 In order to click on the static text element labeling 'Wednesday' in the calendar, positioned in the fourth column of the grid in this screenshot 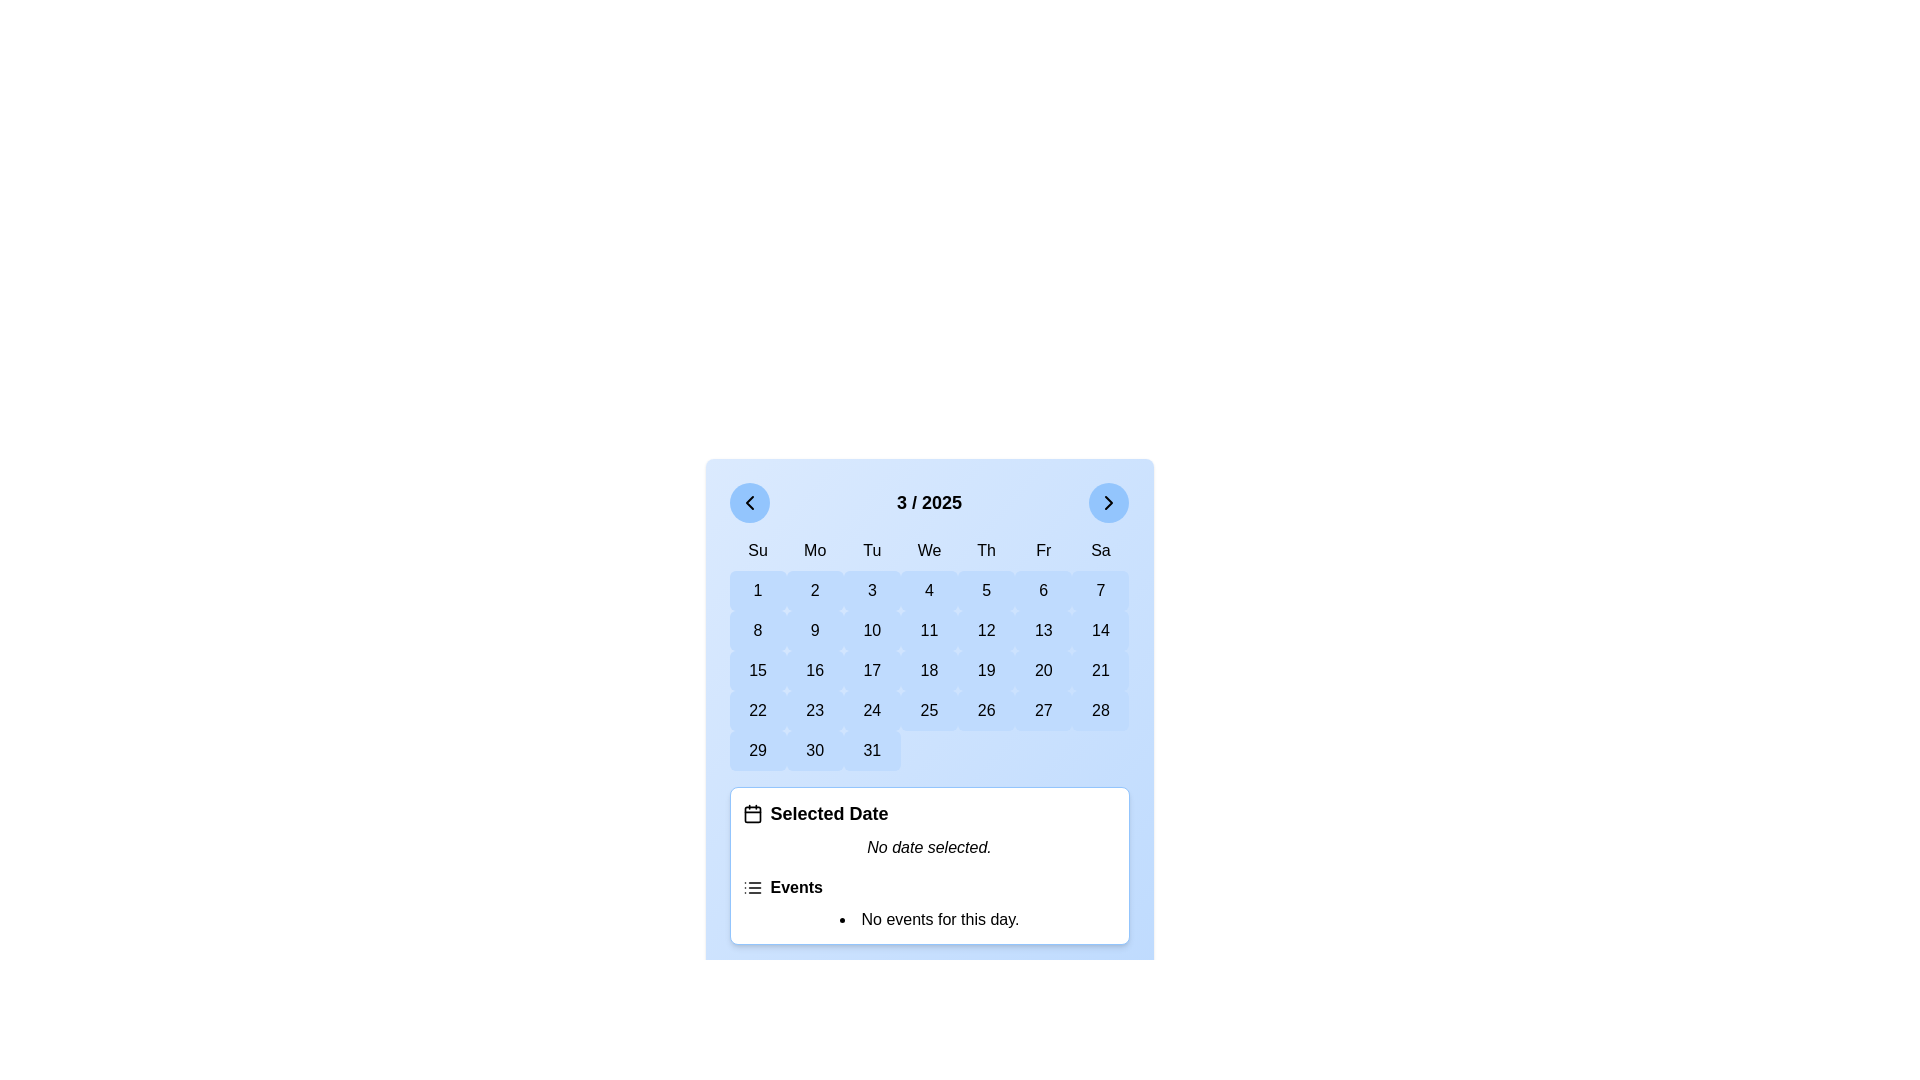, I will do `click(928, 551)`.